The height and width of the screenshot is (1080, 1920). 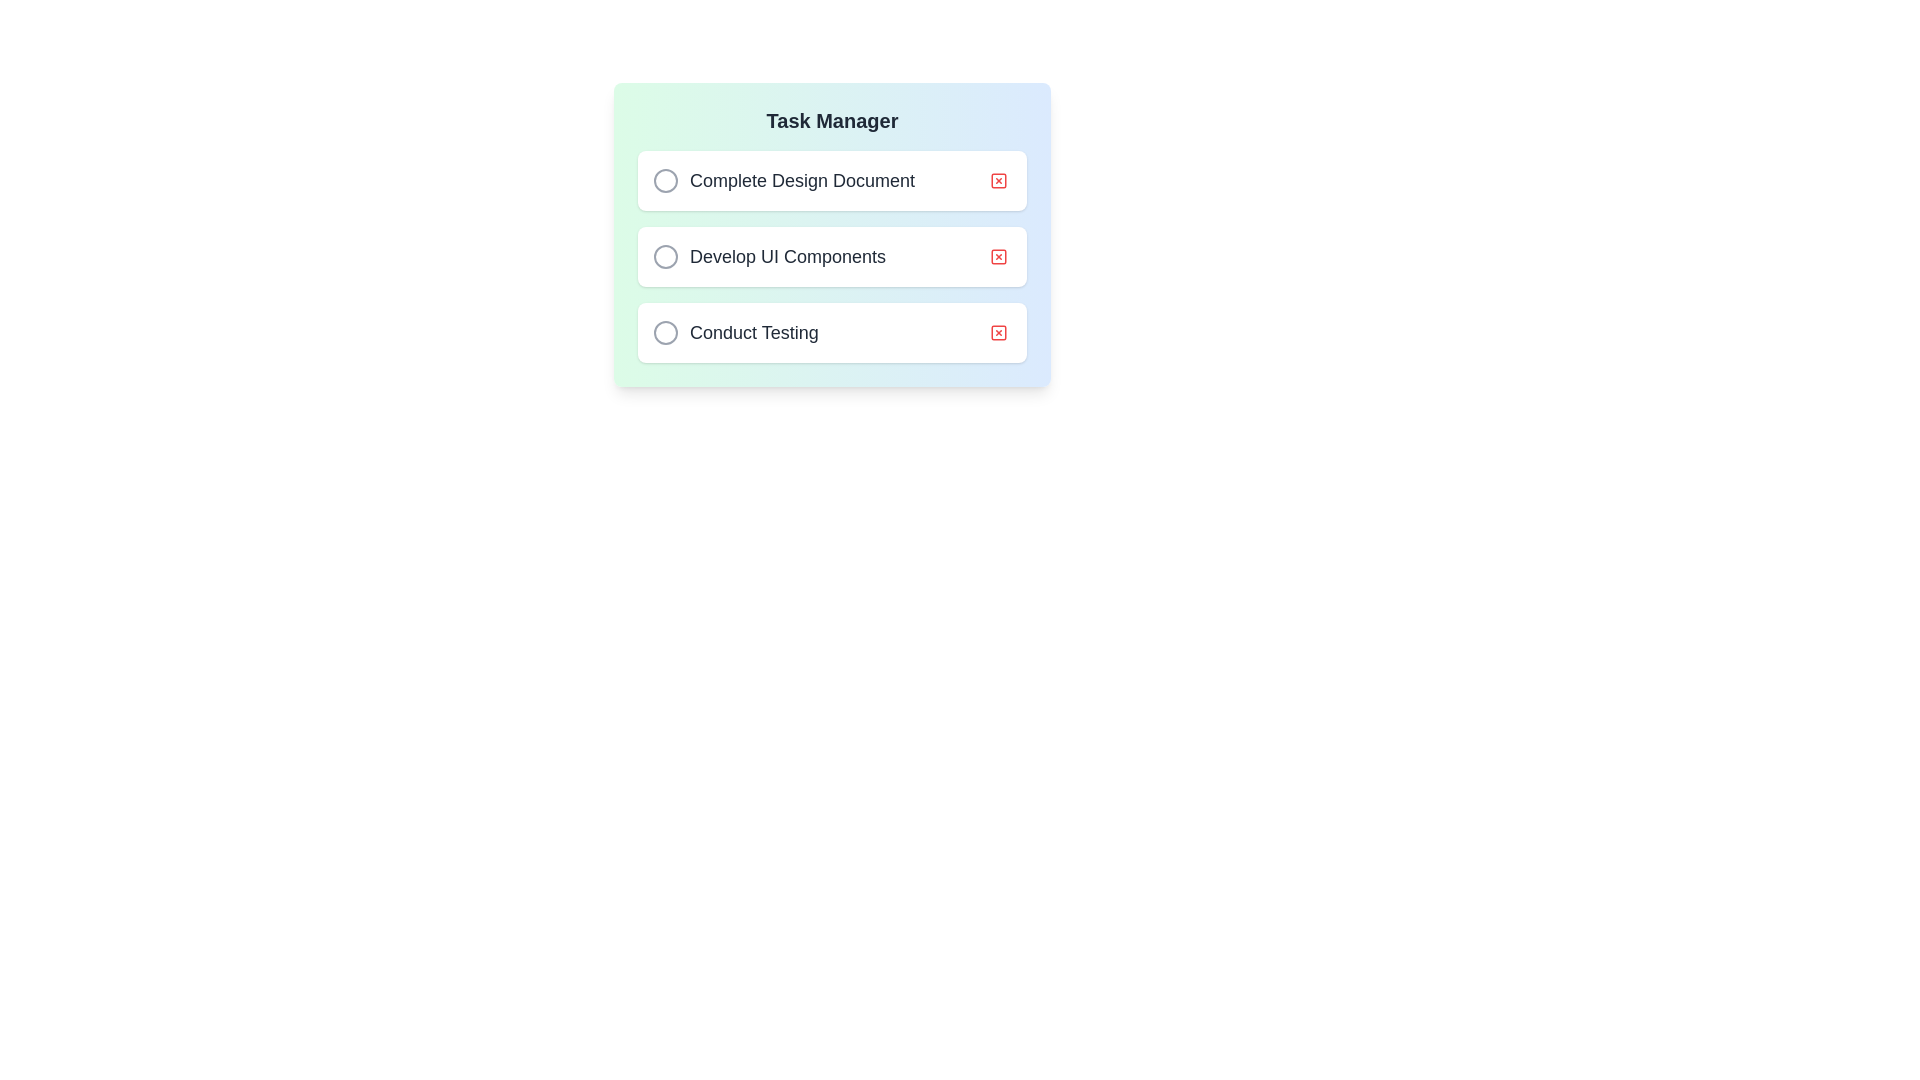 I want to click on the delete icon button located to the right of the text 'Complete Design Document' in the task list, so click(x=998, y=181).